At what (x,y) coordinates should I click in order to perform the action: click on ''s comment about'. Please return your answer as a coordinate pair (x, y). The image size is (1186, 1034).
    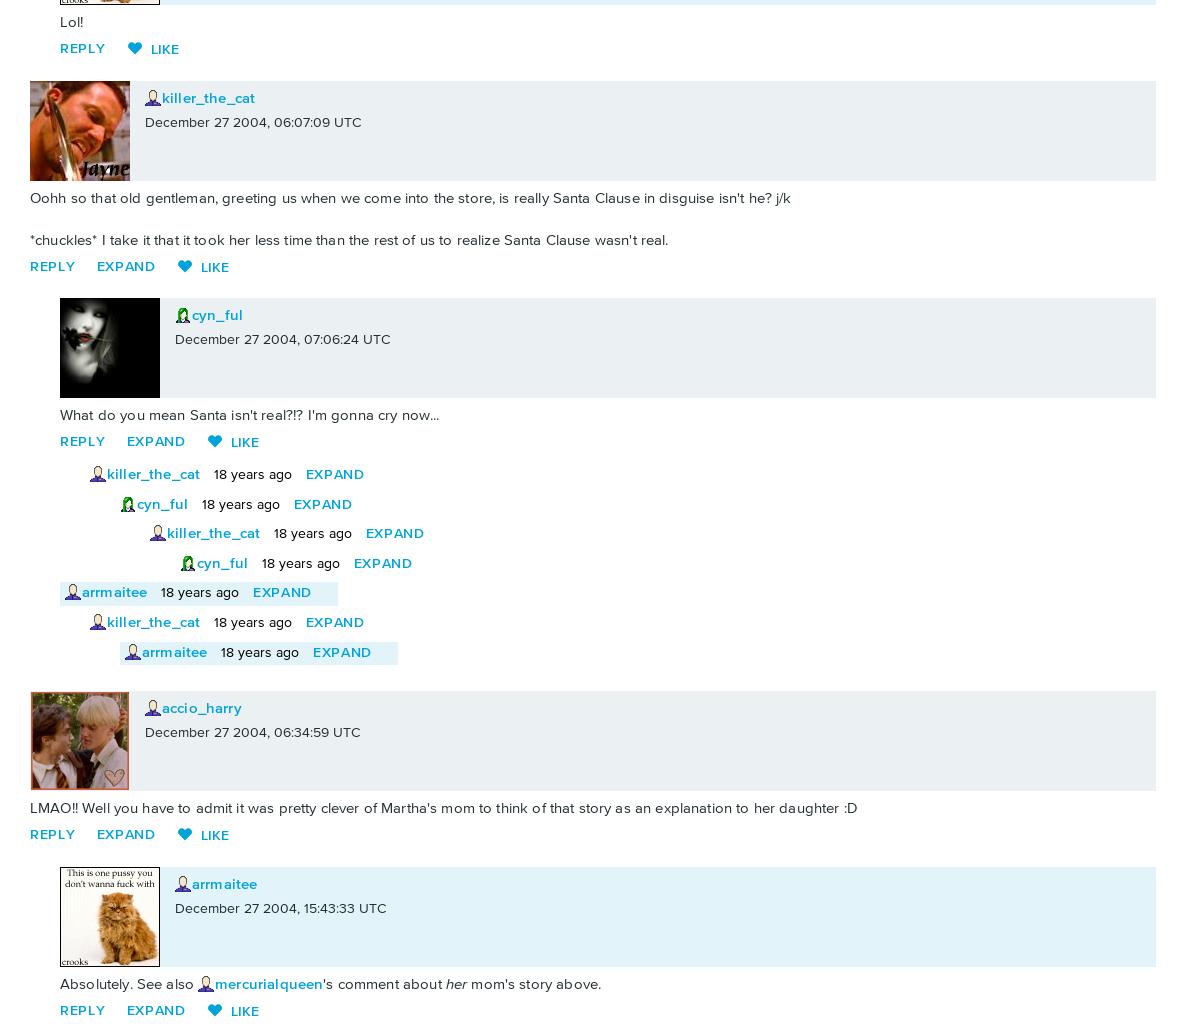
    Looking at the image, I should click on (383, 982).